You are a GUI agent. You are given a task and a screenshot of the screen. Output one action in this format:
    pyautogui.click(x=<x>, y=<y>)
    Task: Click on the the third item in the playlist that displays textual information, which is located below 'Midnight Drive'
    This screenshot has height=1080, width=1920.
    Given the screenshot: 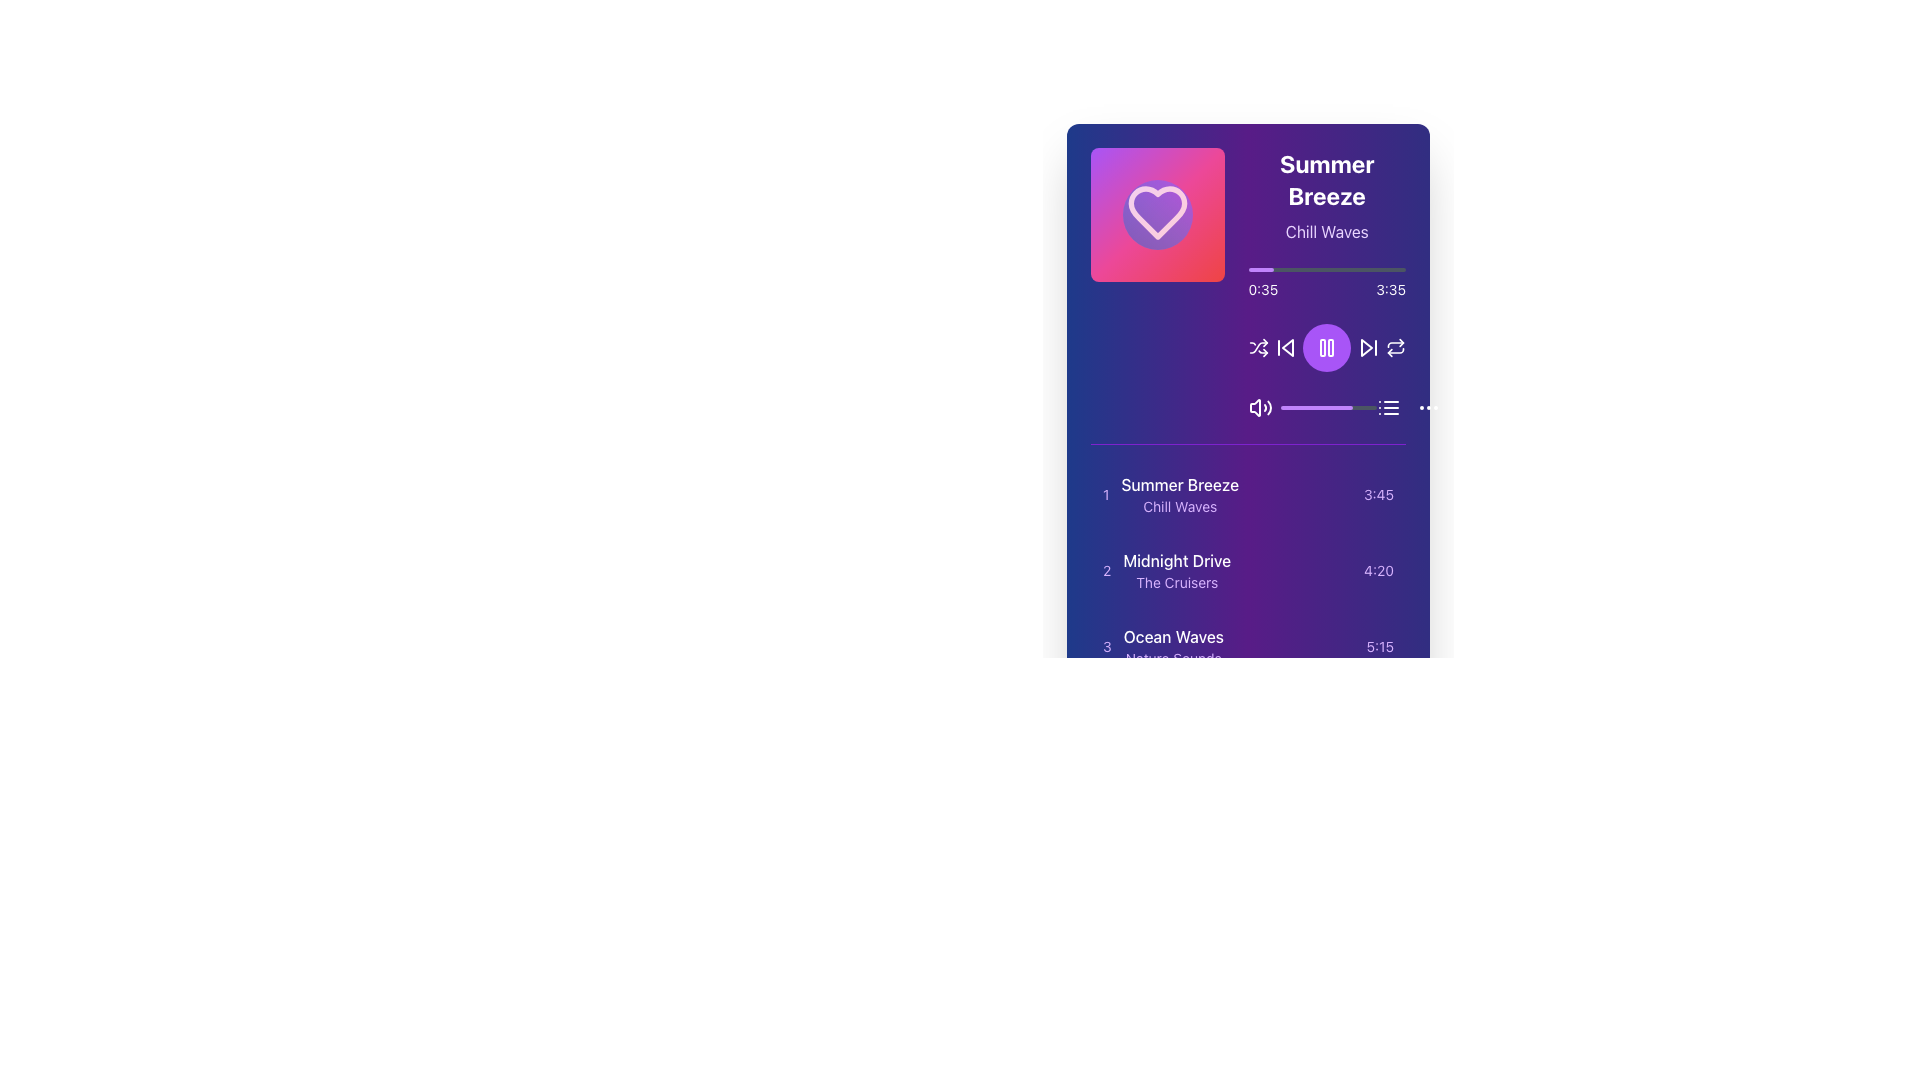 What is the action you would take?
    pyautogui.click(x=1163, y=647)
    